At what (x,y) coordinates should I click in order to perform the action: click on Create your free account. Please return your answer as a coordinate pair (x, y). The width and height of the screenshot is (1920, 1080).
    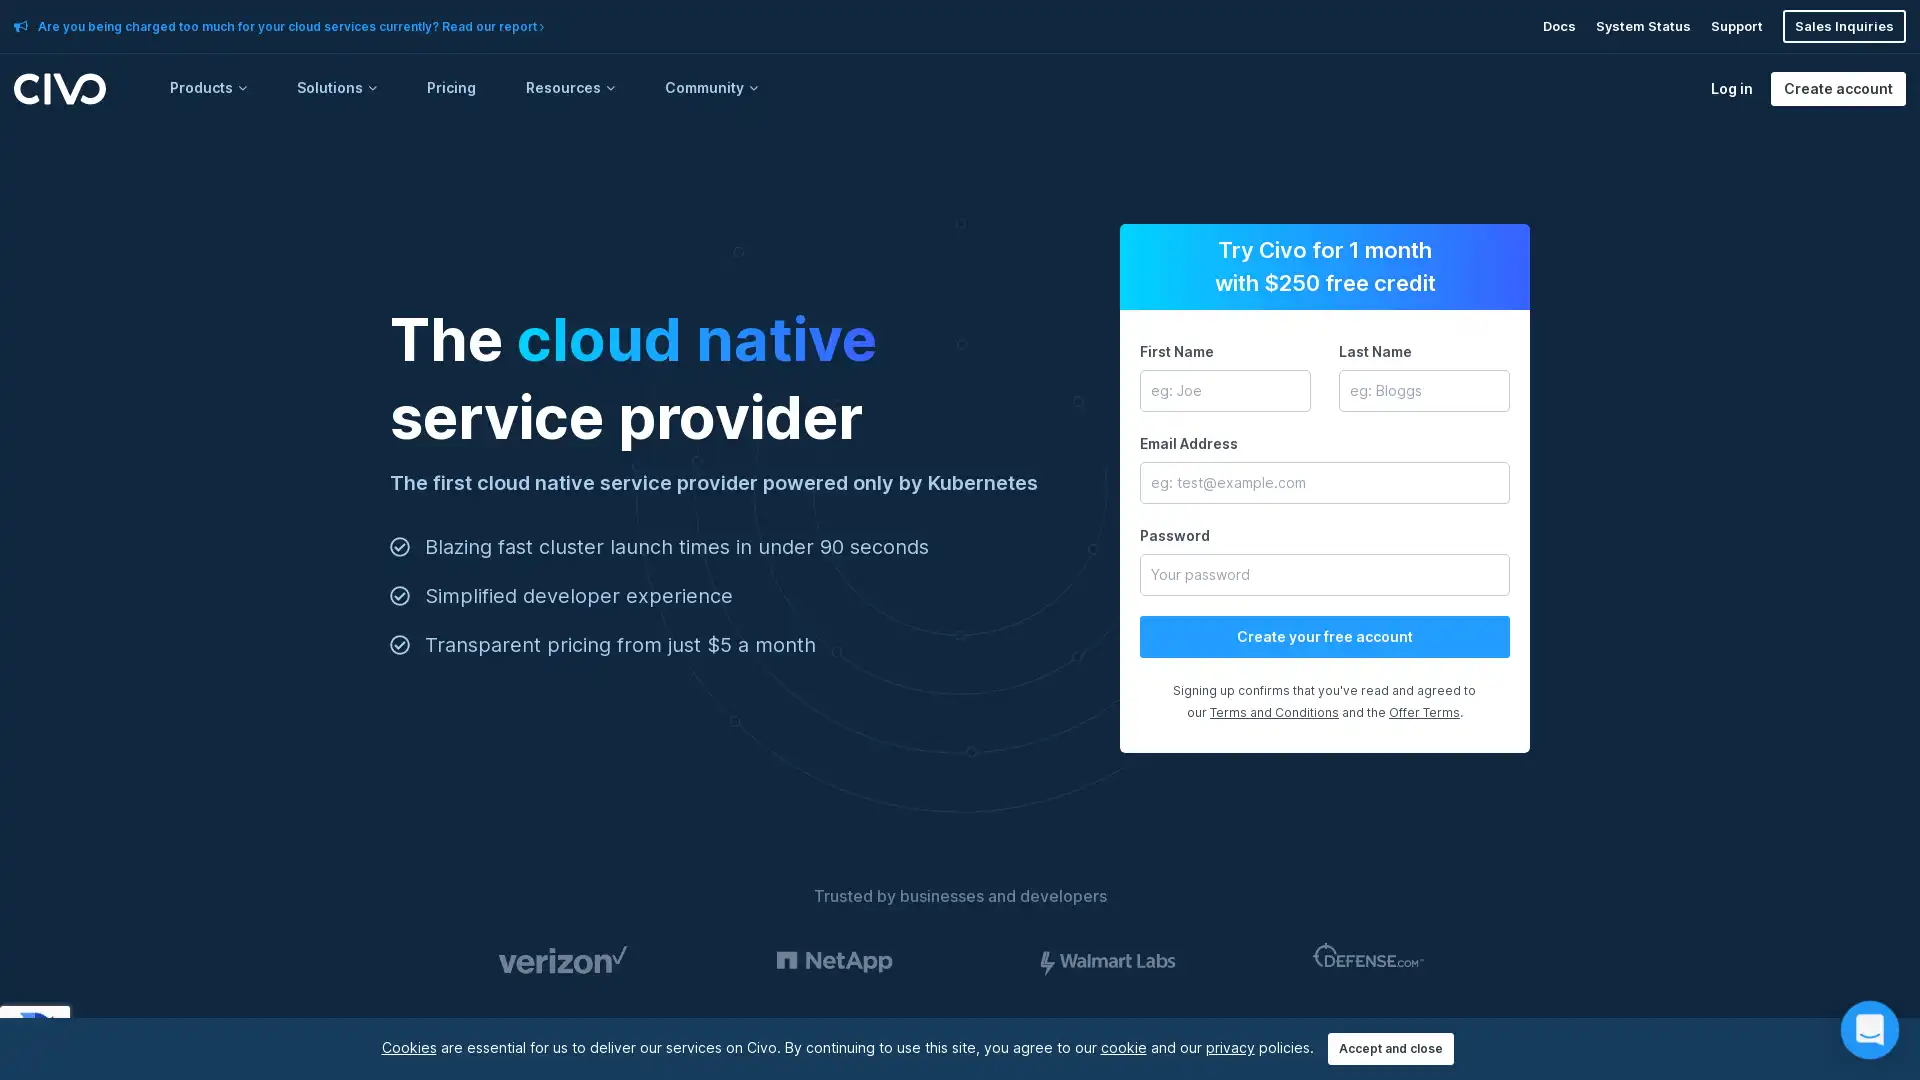
    Looking at the image, I should click on (1324, 636).